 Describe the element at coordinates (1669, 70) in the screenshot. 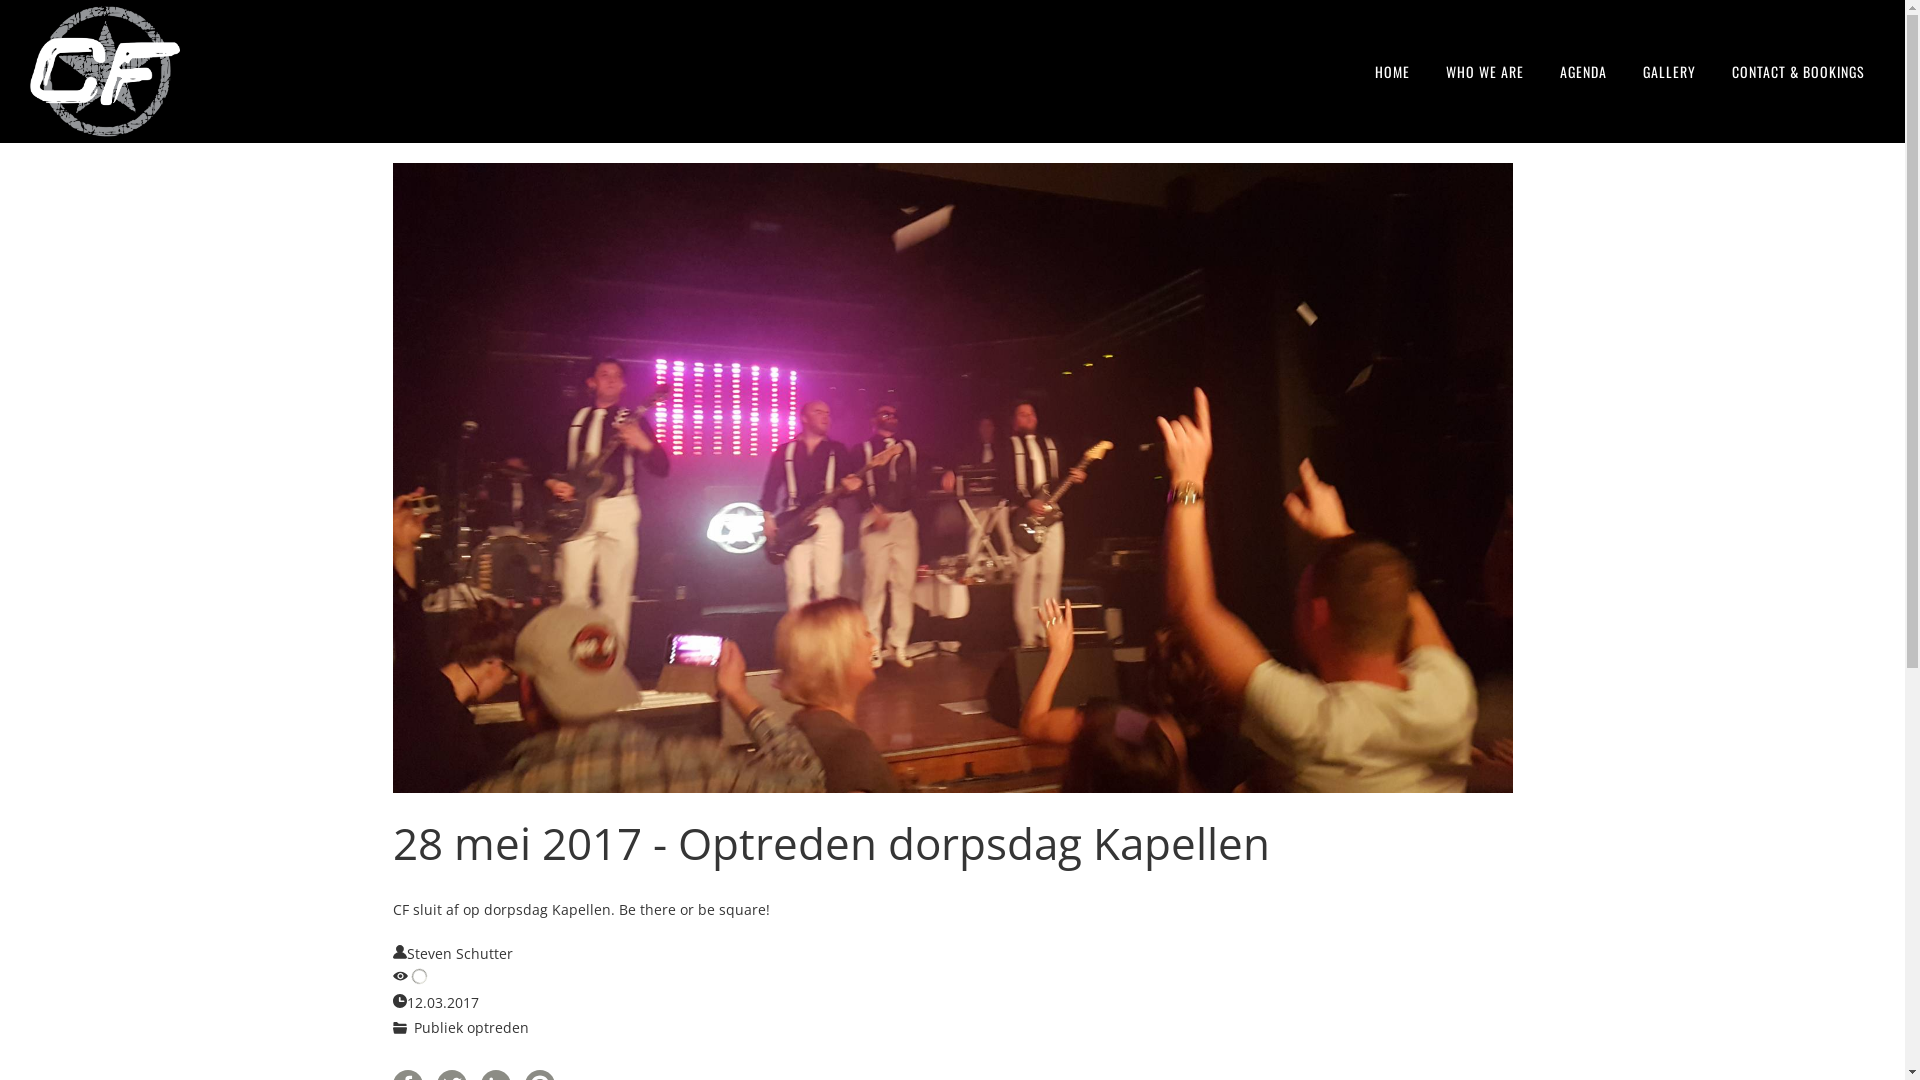

I see `'GALLERY'` at that location.